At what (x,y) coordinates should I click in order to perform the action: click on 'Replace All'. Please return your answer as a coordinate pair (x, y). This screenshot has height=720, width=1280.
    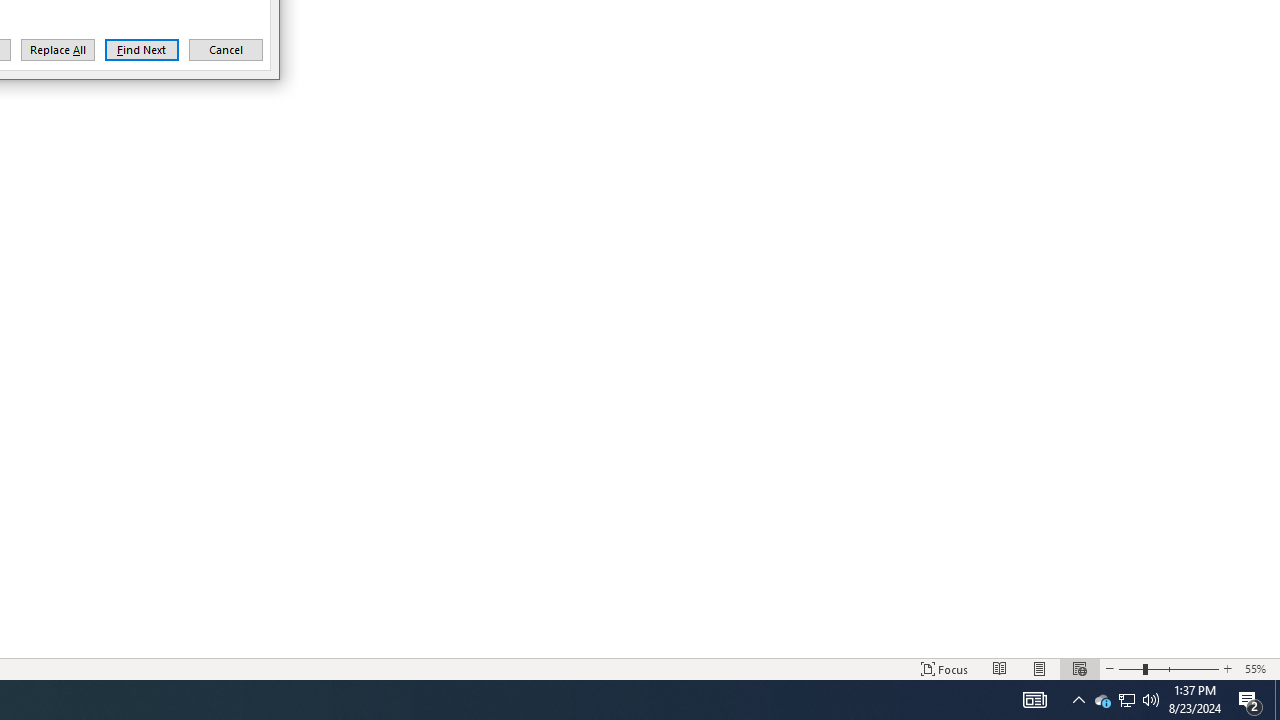
    Looking at the image, I should click on (58, 49).